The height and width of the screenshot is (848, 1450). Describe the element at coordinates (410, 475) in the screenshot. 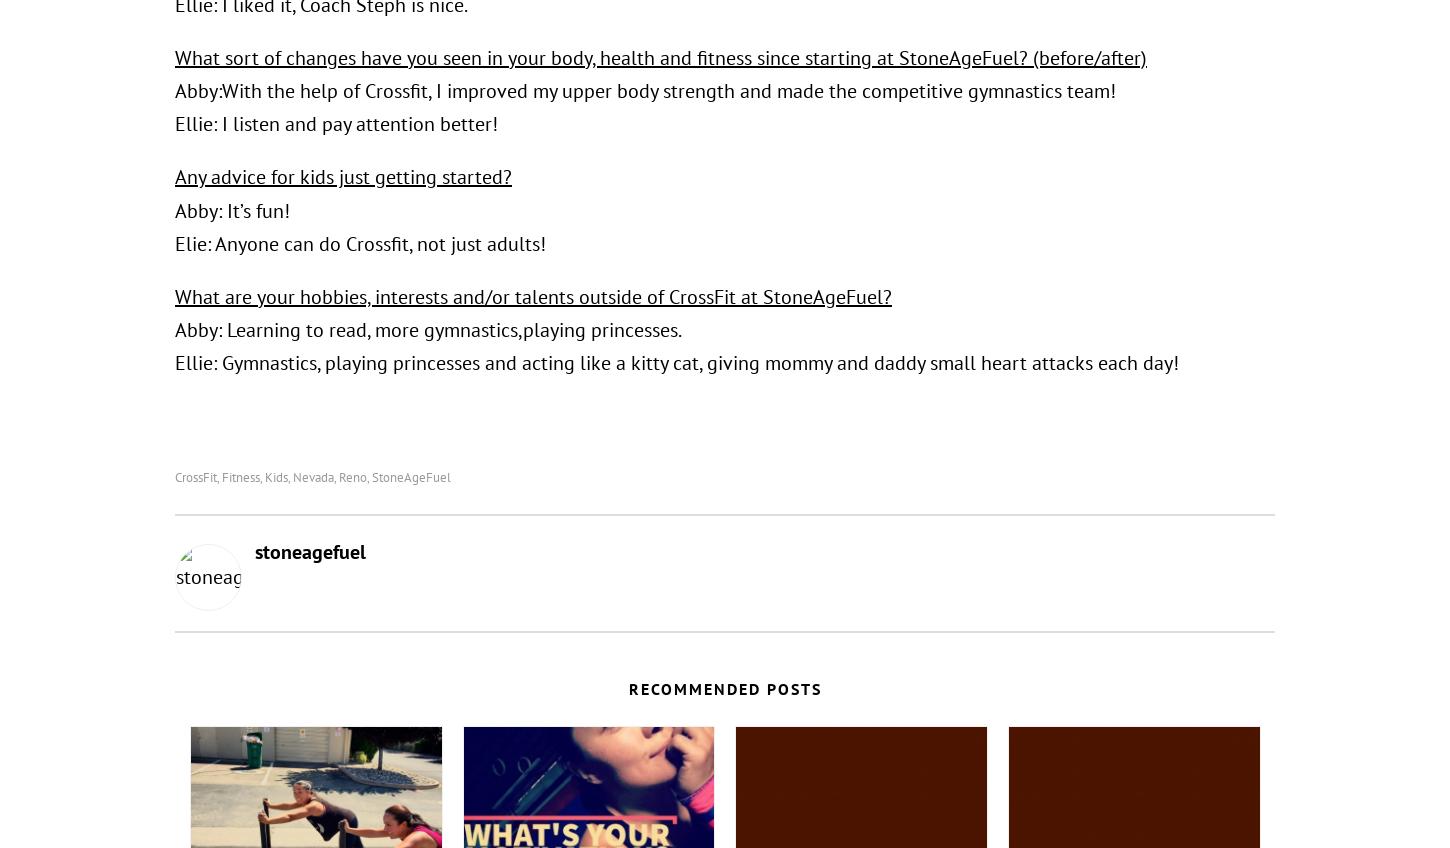

I see `'StoneAgeFuel'` at that location.